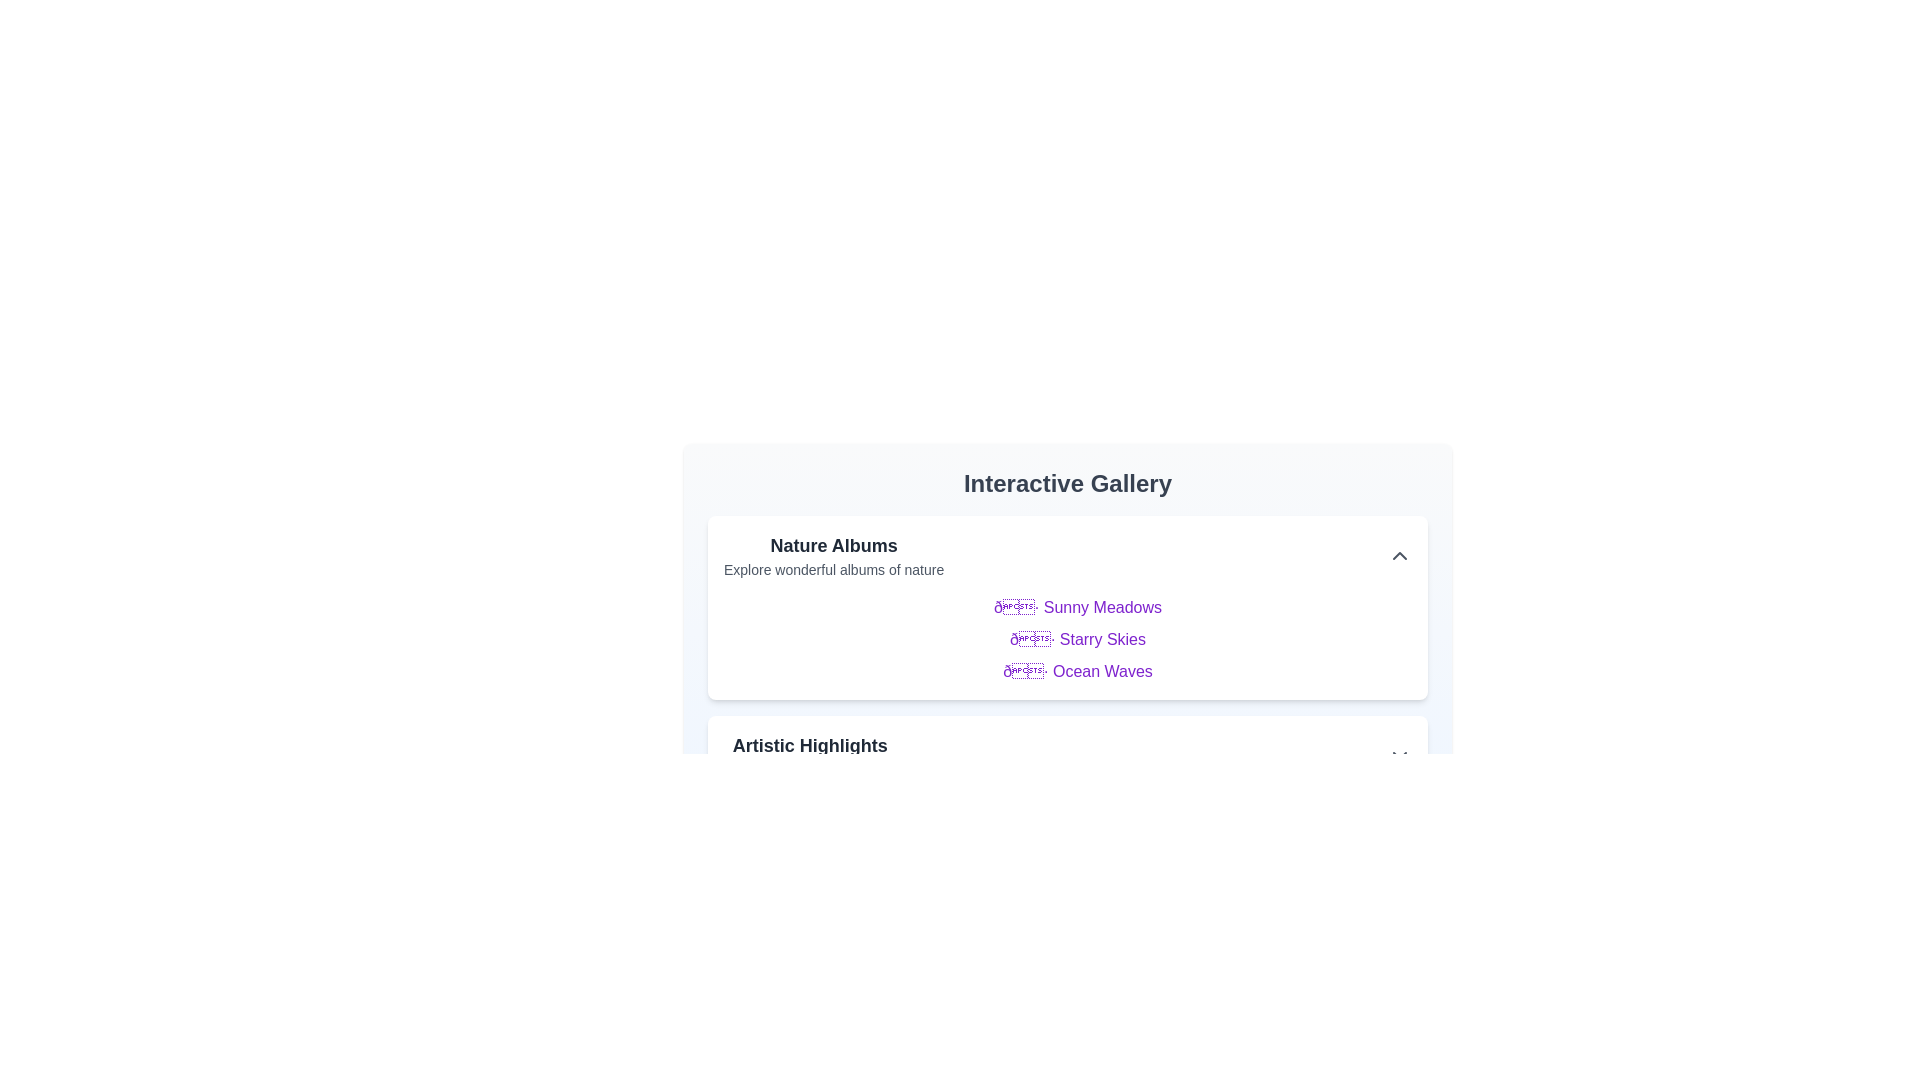  Describe the element at coordinates (1077, 640) in the screenshot. I see `the text of Starry Skies for copying` at that location.